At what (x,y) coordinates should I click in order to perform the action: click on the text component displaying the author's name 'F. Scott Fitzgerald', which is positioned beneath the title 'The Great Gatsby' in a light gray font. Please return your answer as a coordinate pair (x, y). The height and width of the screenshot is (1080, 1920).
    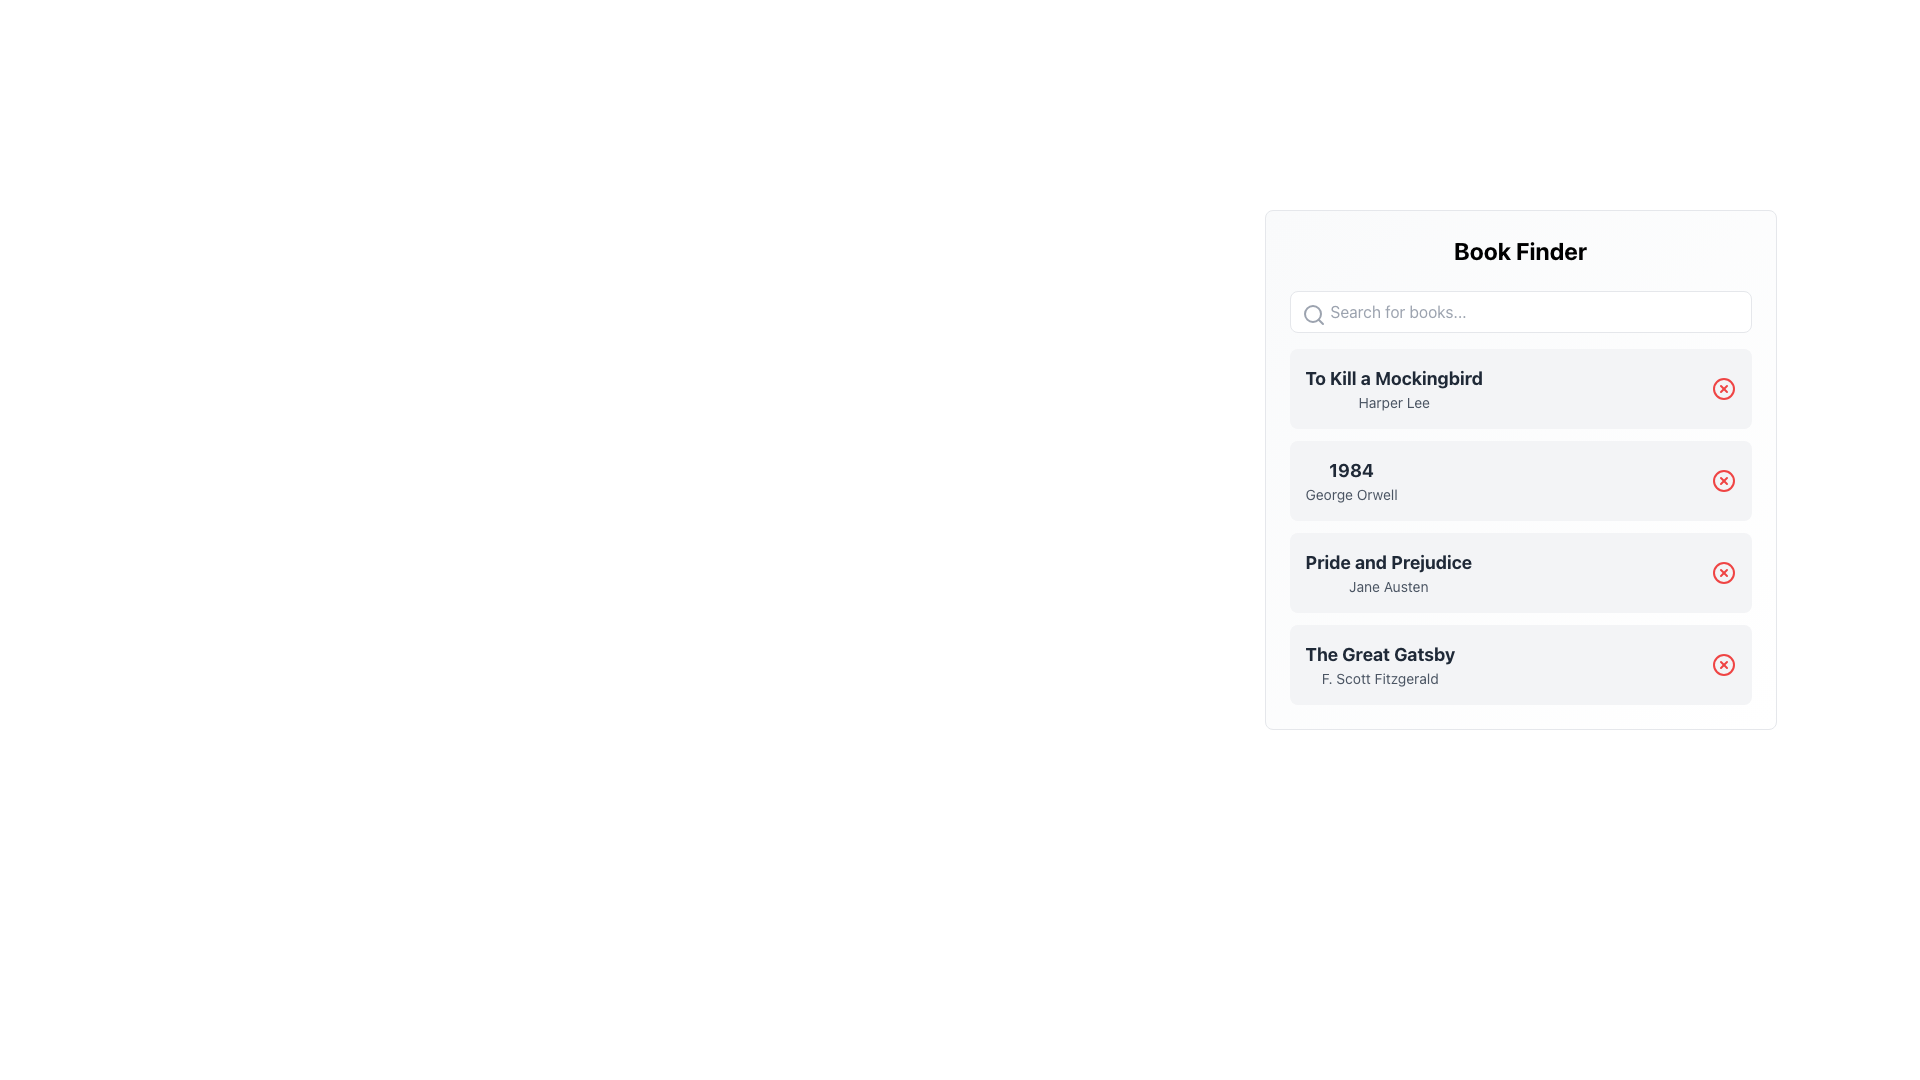
    Looking at the image, I should click on (1379, 677).